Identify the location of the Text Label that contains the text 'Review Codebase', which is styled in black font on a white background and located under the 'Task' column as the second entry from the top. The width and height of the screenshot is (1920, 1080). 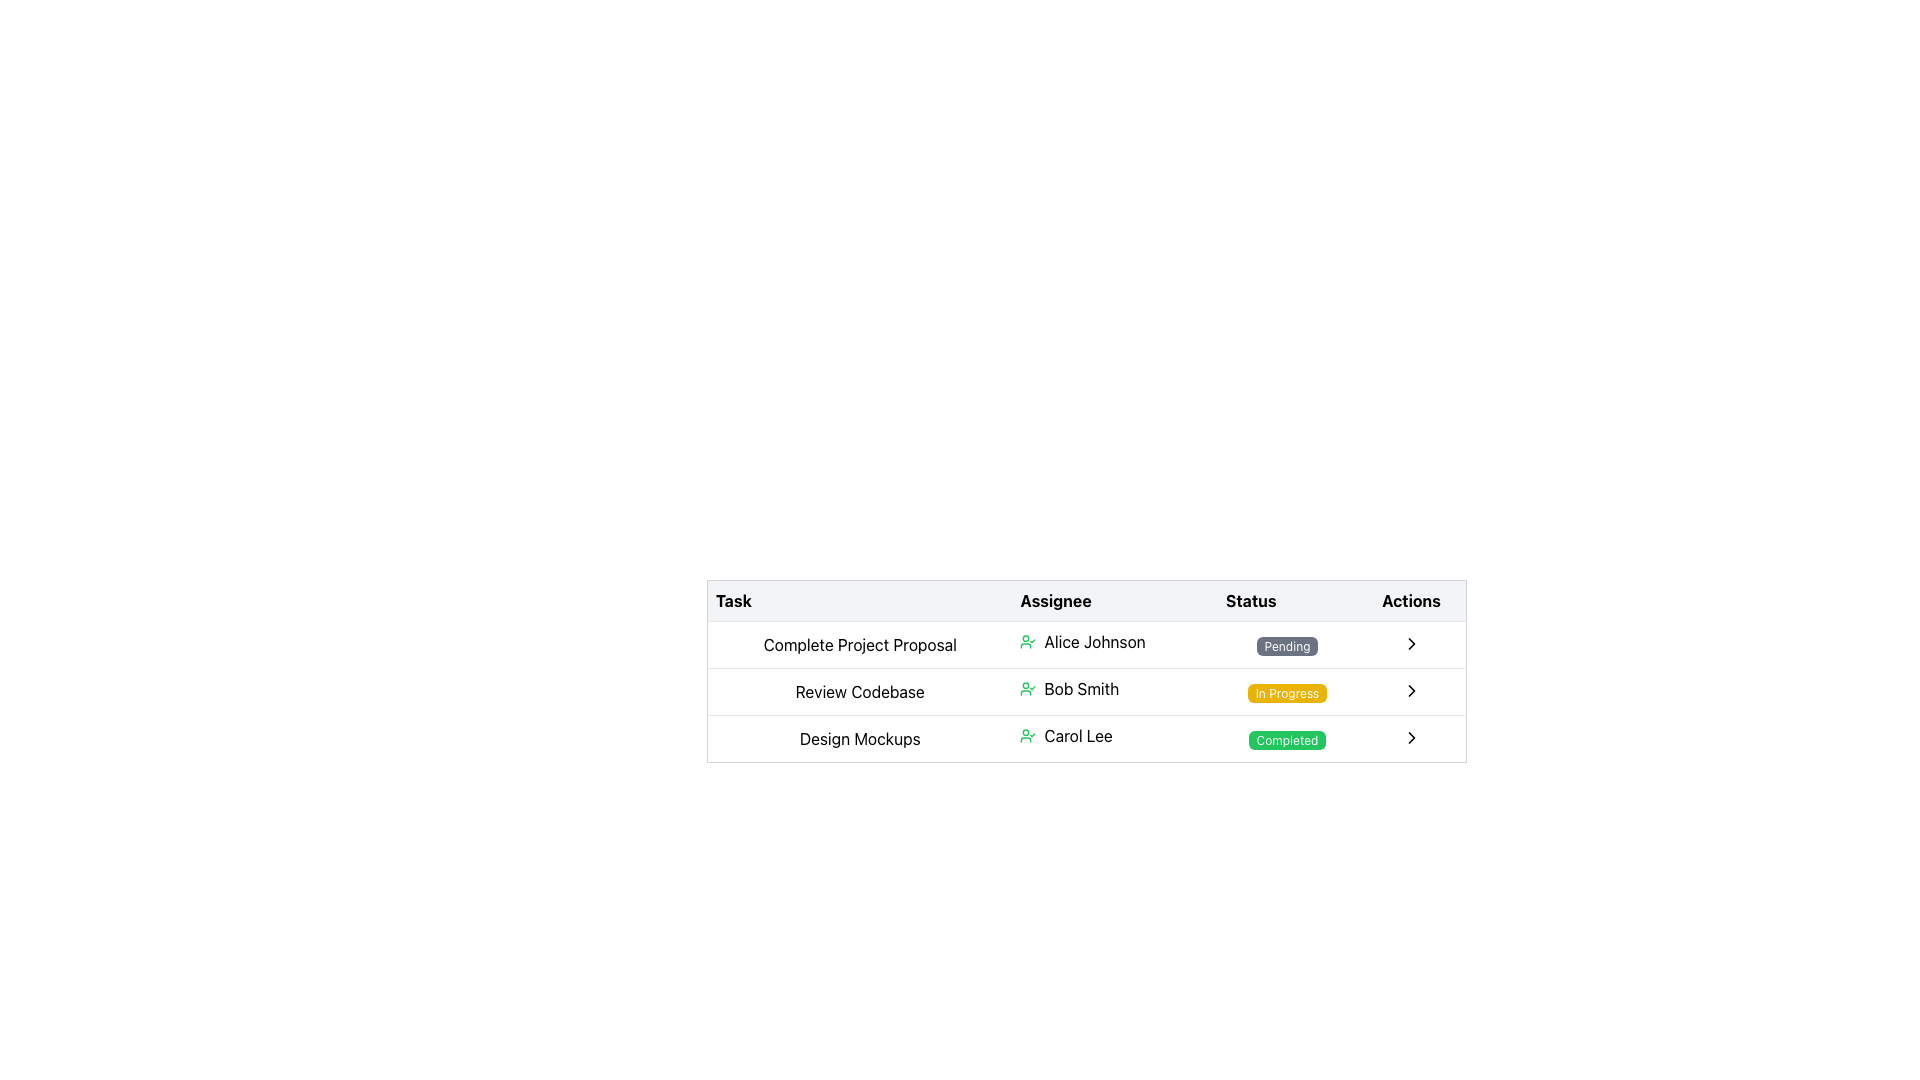
(859, 690).